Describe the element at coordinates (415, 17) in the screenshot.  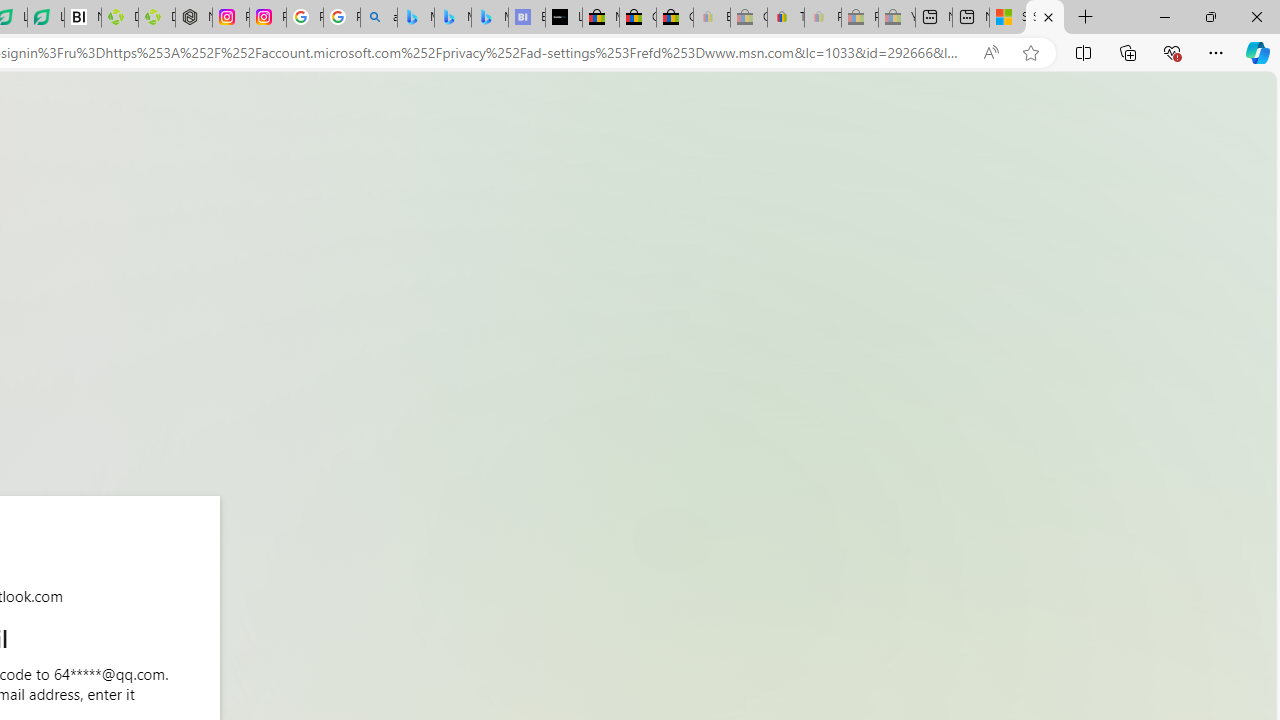
I see `'Microsoft Bing Travel - Flights from Hong Kong to Bangkok'` at that location.